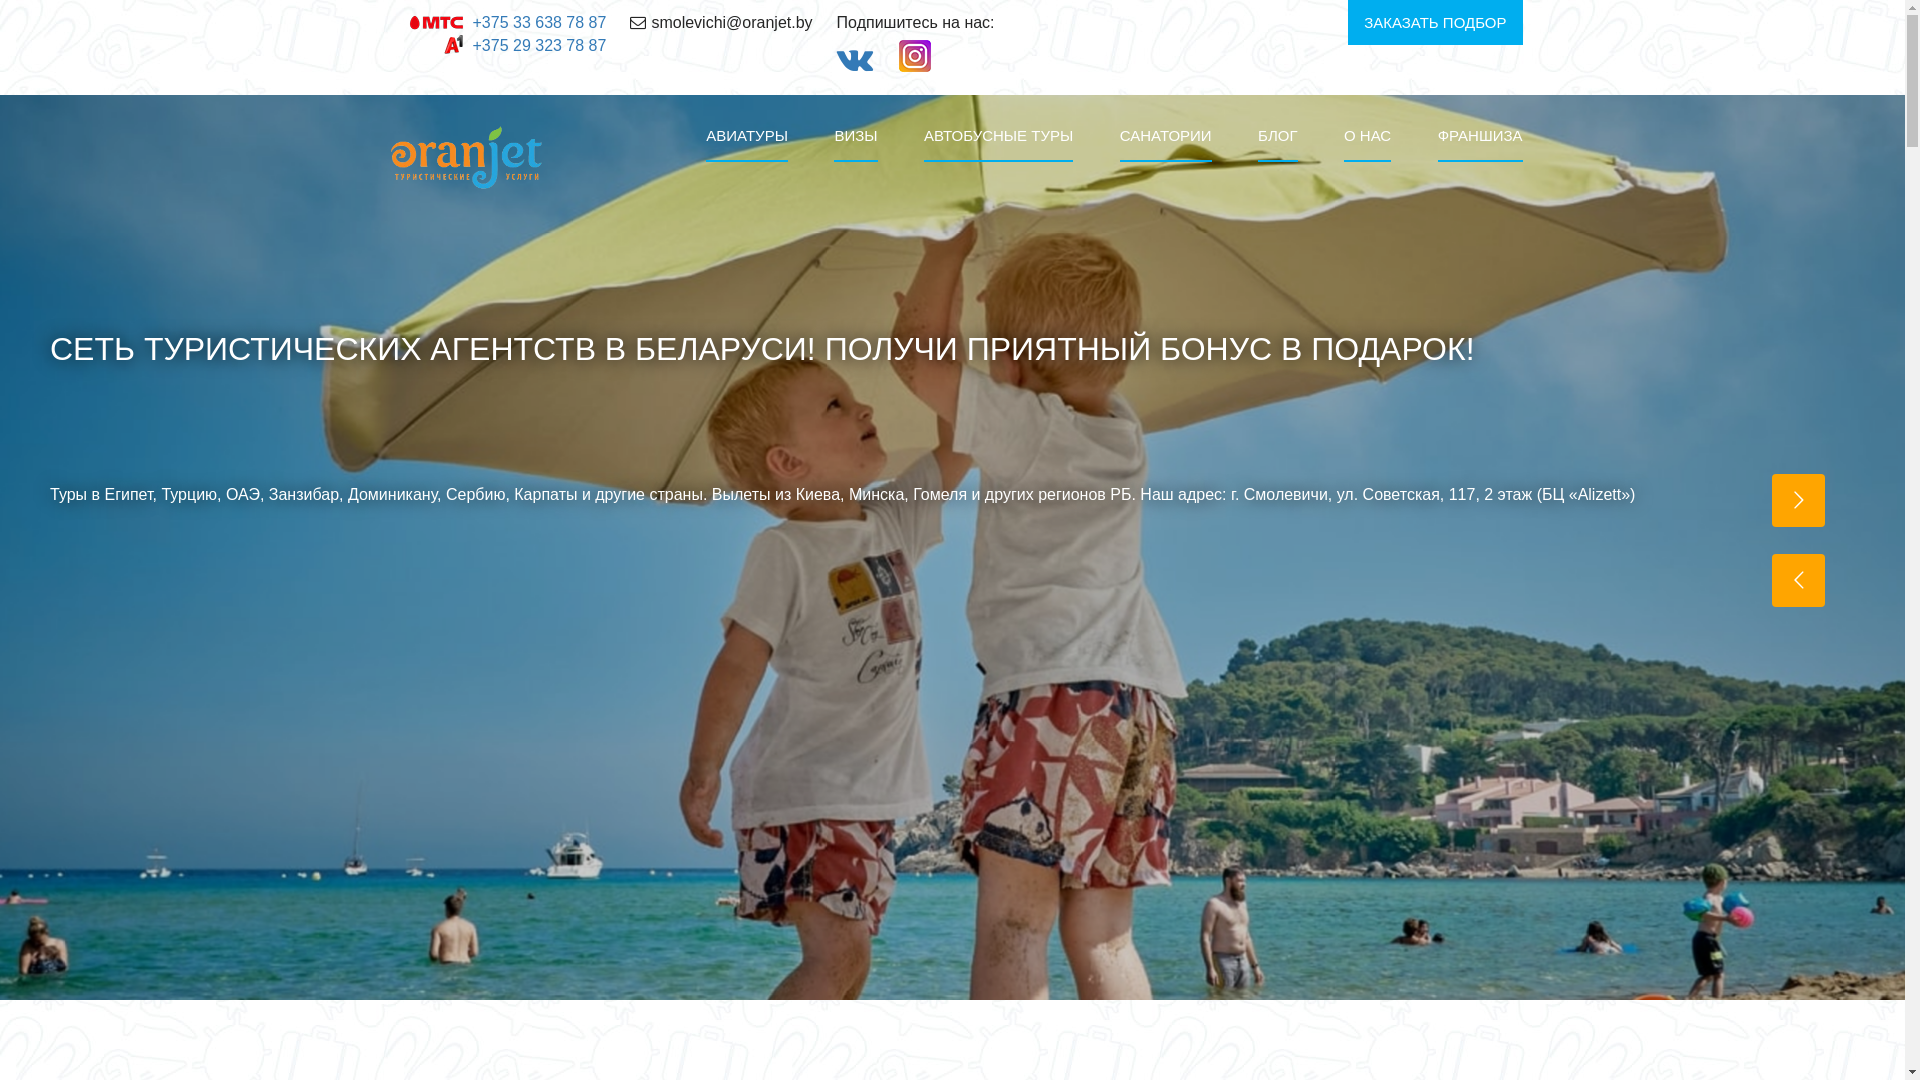 The width and height of the screenshot is (1920, 1080). I want to click on '+375 33 638 78 87', so click(538, 22).